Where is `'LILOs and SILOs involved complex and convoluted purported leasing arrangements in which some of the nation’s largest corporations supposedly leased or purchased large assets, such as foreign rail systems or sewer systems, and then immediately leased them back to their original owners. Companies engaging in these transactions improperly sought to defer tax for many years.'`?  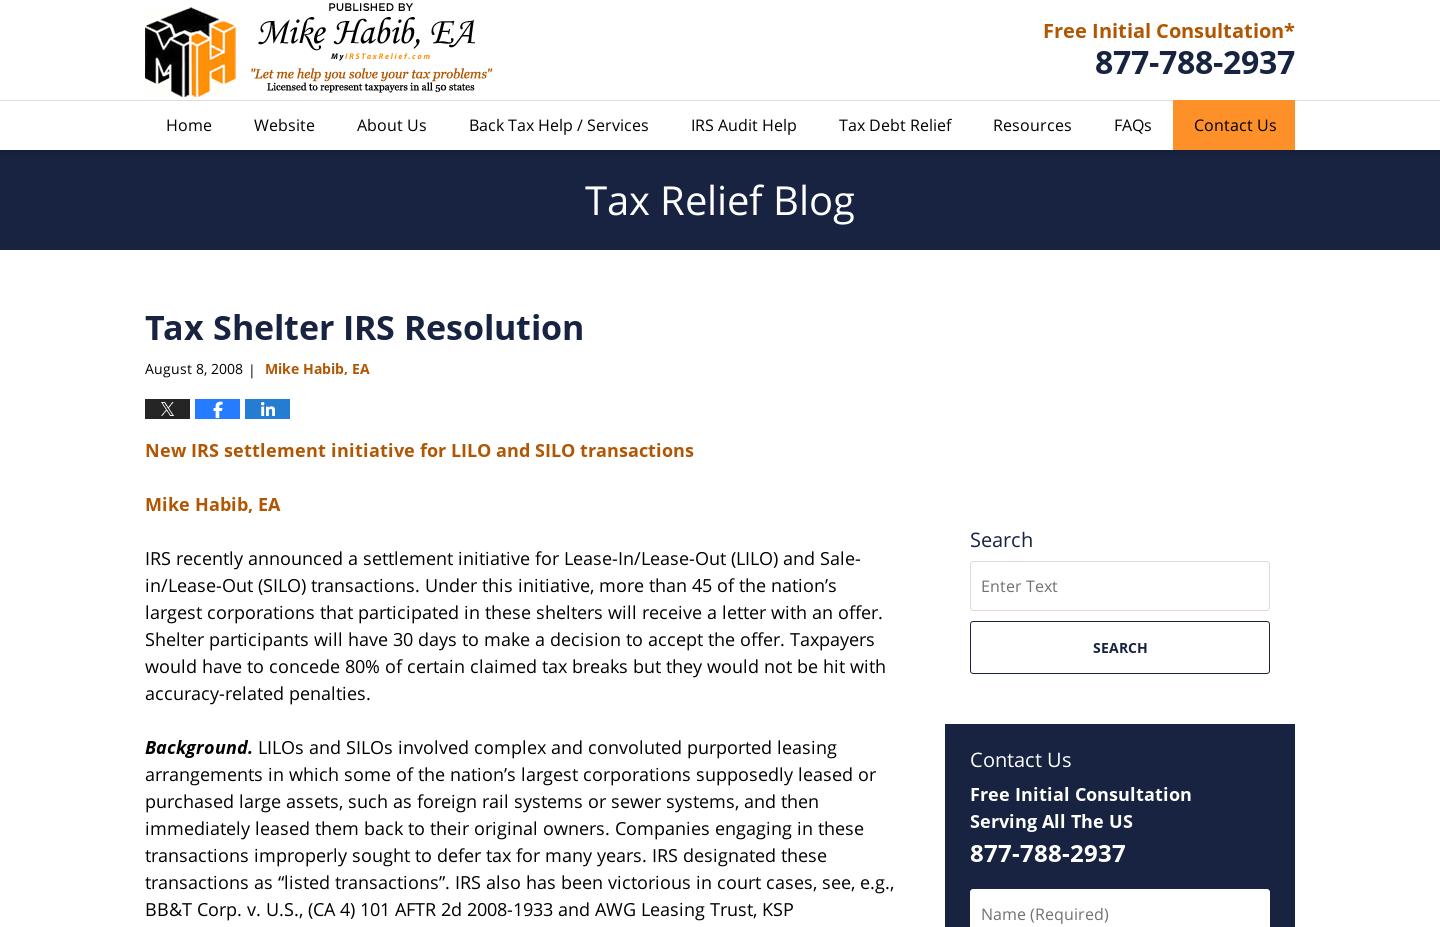
'LILOs and SILOs involved complex and convoluted purported leasing arrangements in which some of the nation’s largest corporations supposedly leased or purchased large assets, such as foreign rail systems or sewer systems, and then immediately leased them back to their original owners. Companies engaging in these transactions improperly sought to defer tax for many years.' is located at coordinates (509, 801).